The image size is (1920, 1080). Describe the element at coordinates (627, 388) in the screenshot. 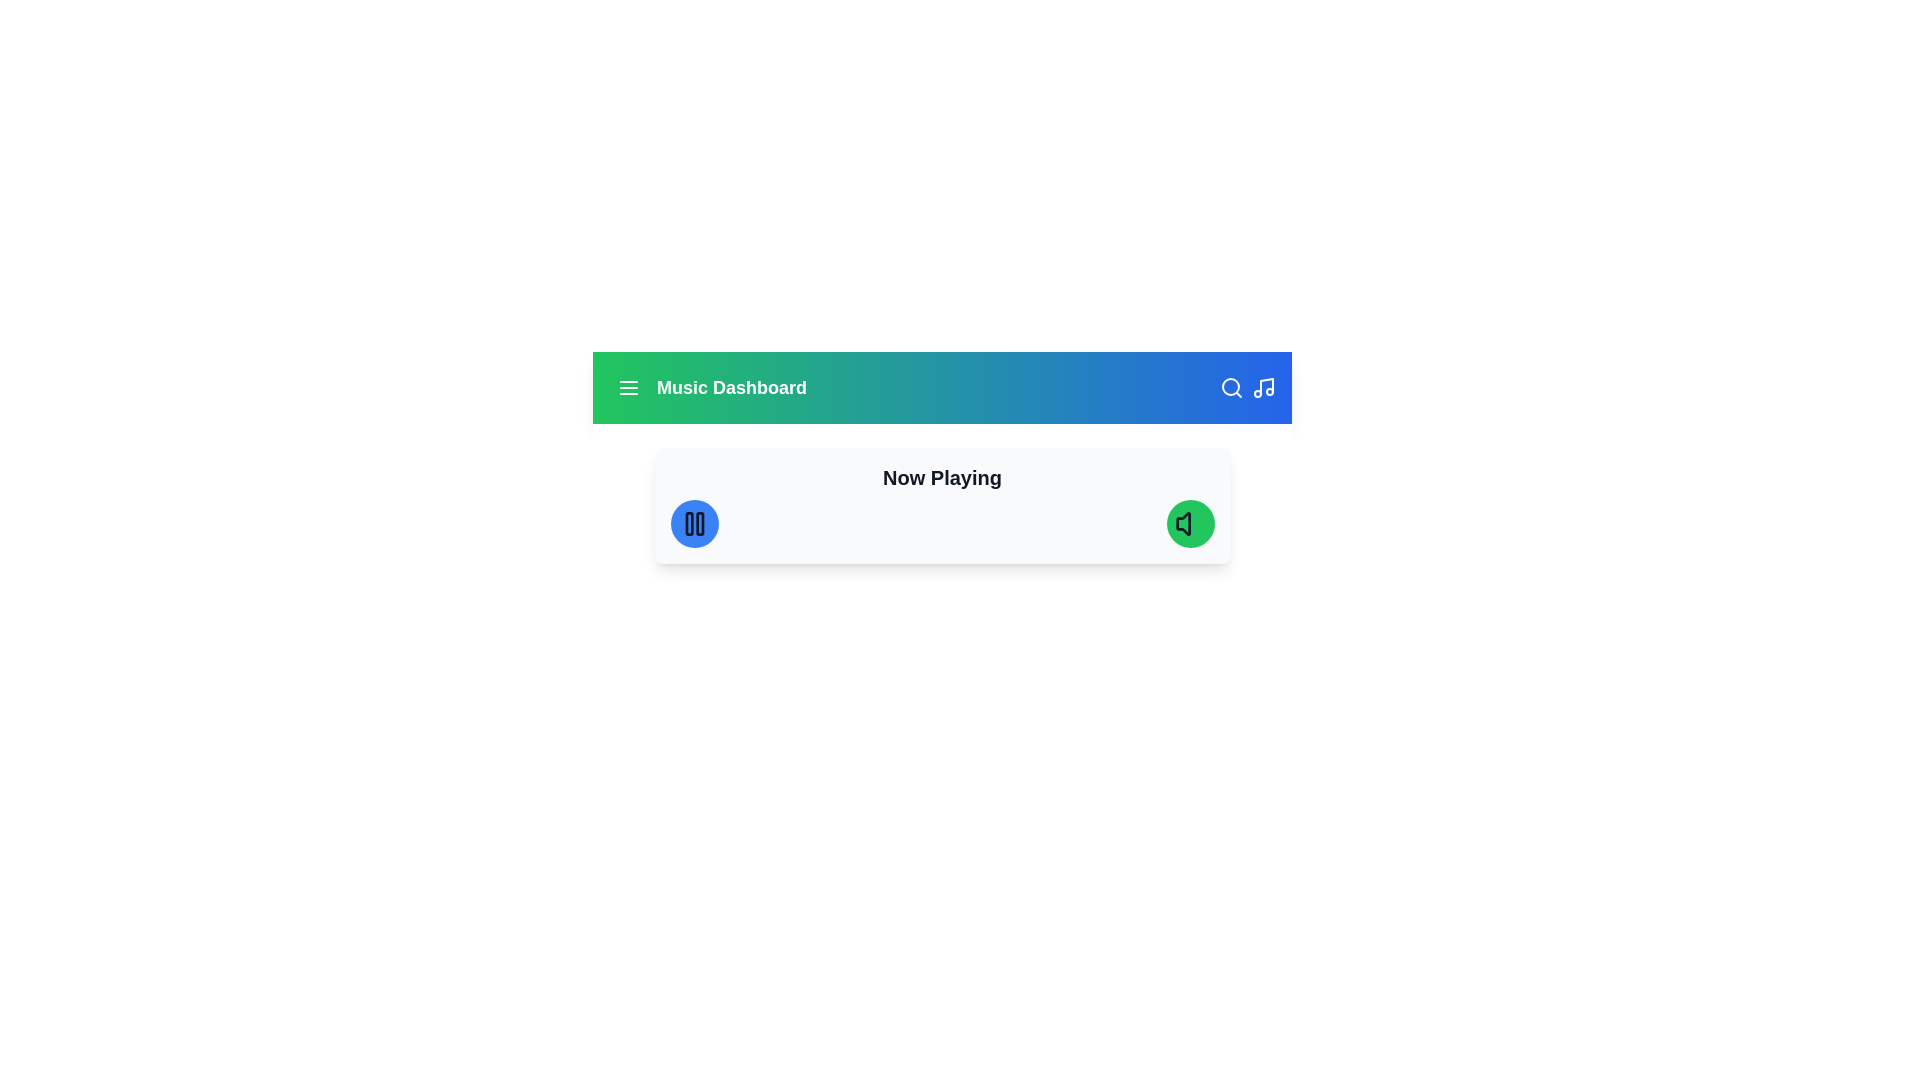

I see `the menu button located at the top-left corner of the Music Dashboard` at that location.